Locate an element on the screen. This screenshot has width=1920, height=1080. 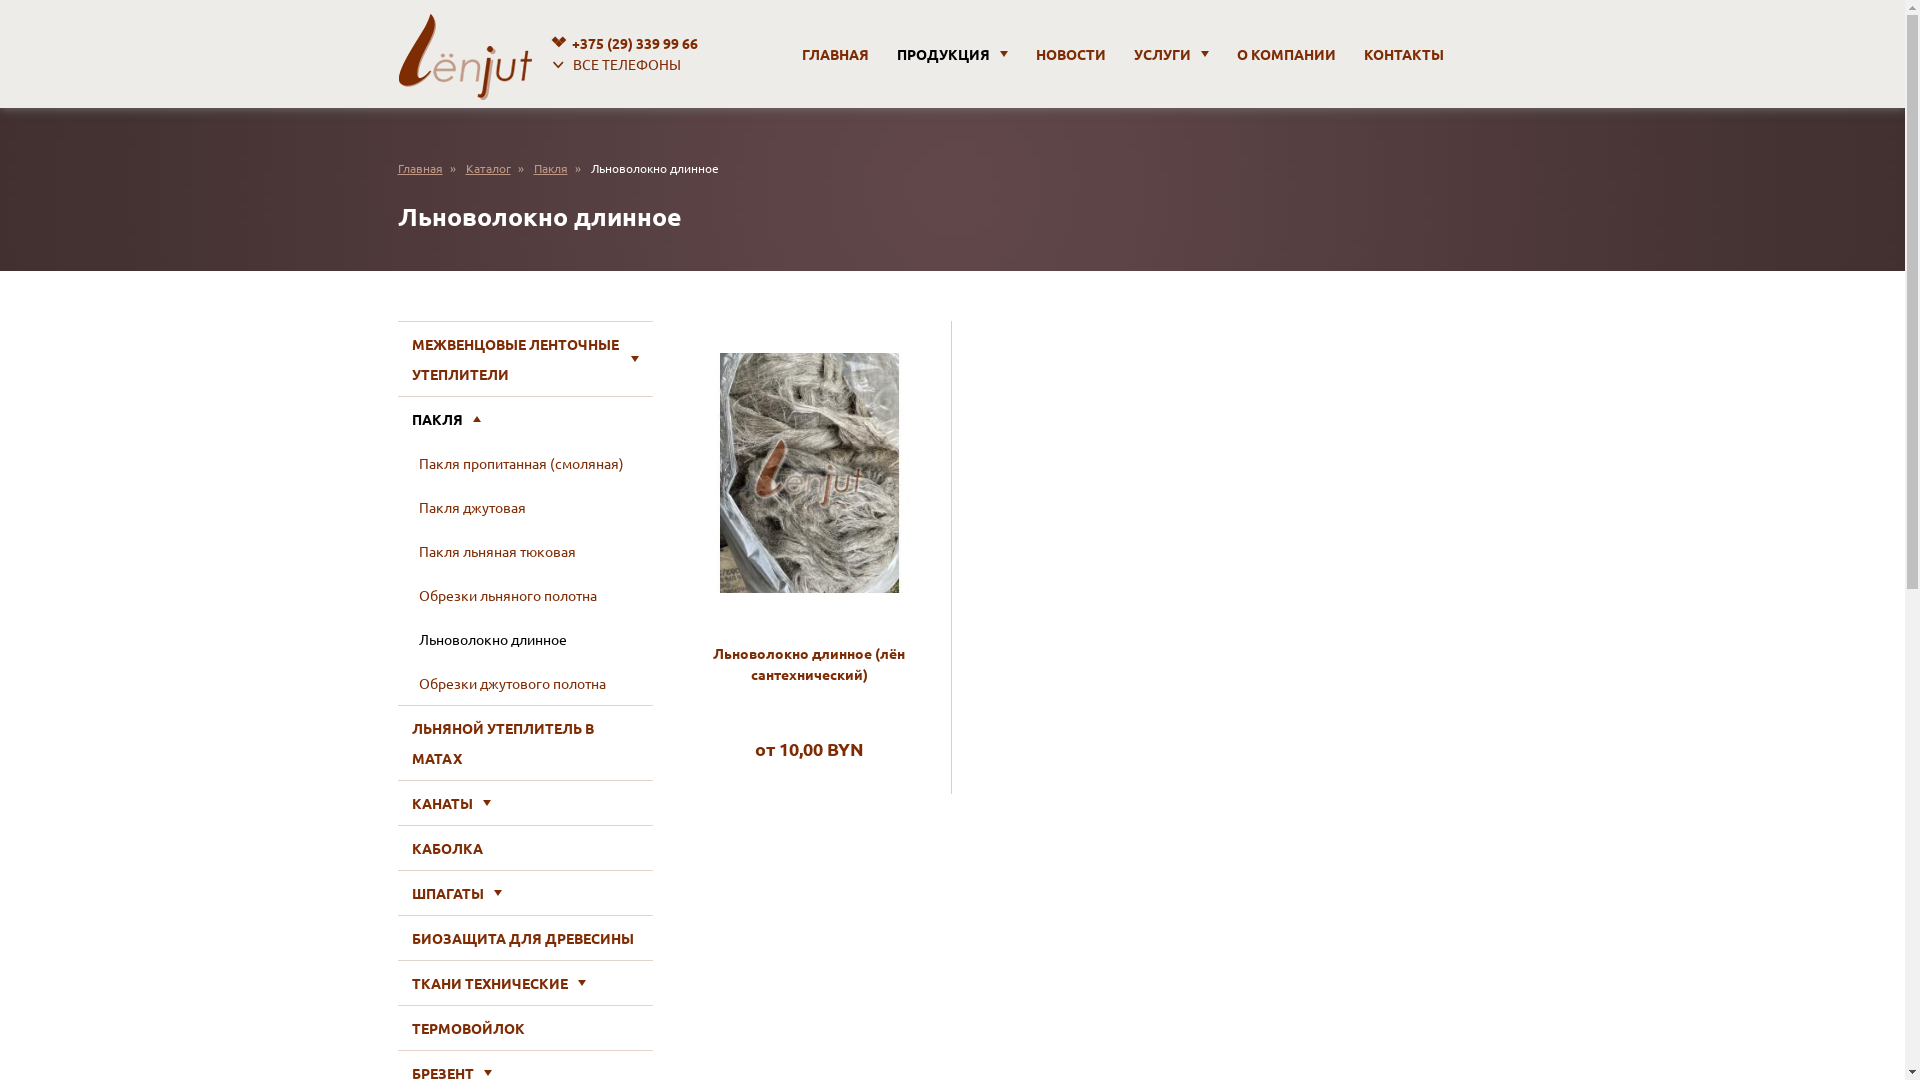
'+375 (29) 339 99 66' is located at coordinates (546, 43).